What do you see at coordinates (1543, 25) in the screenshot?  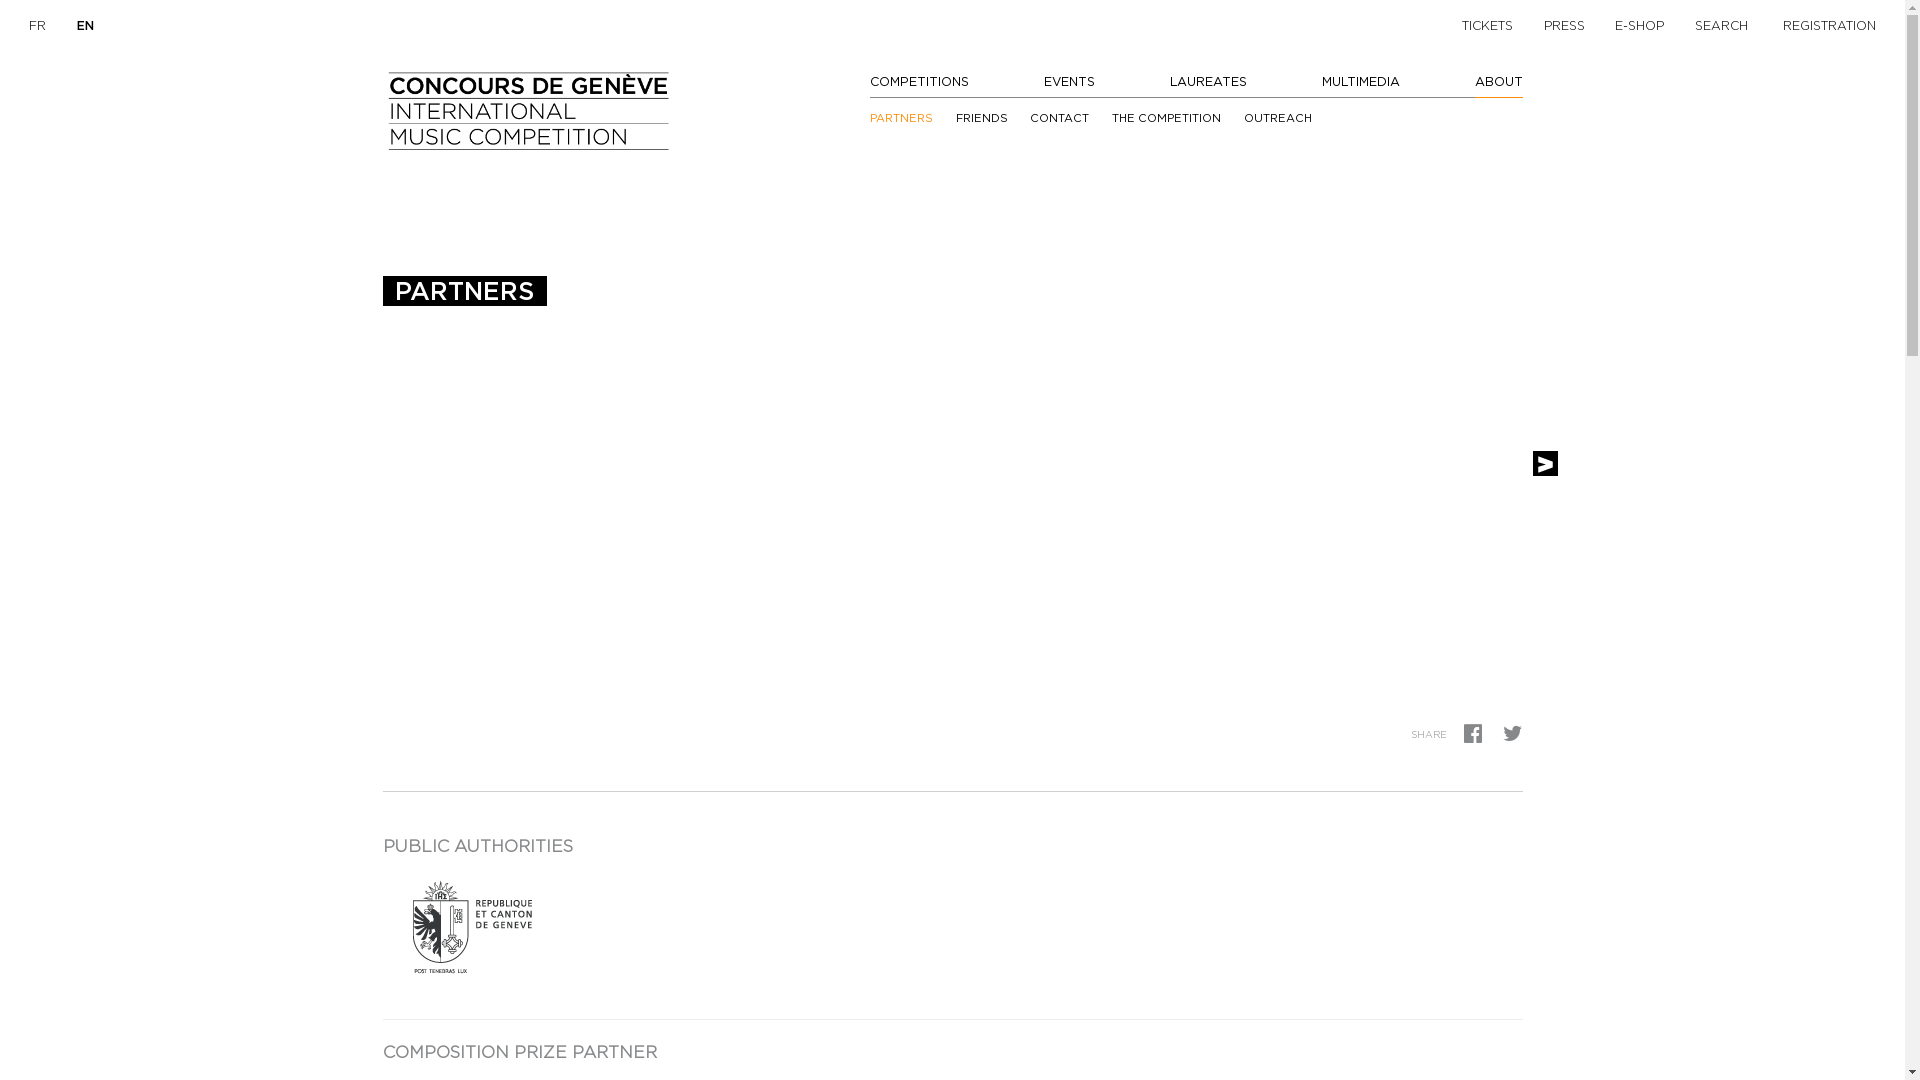 I see `'PRESS'` at bounding box center [1543, 25].